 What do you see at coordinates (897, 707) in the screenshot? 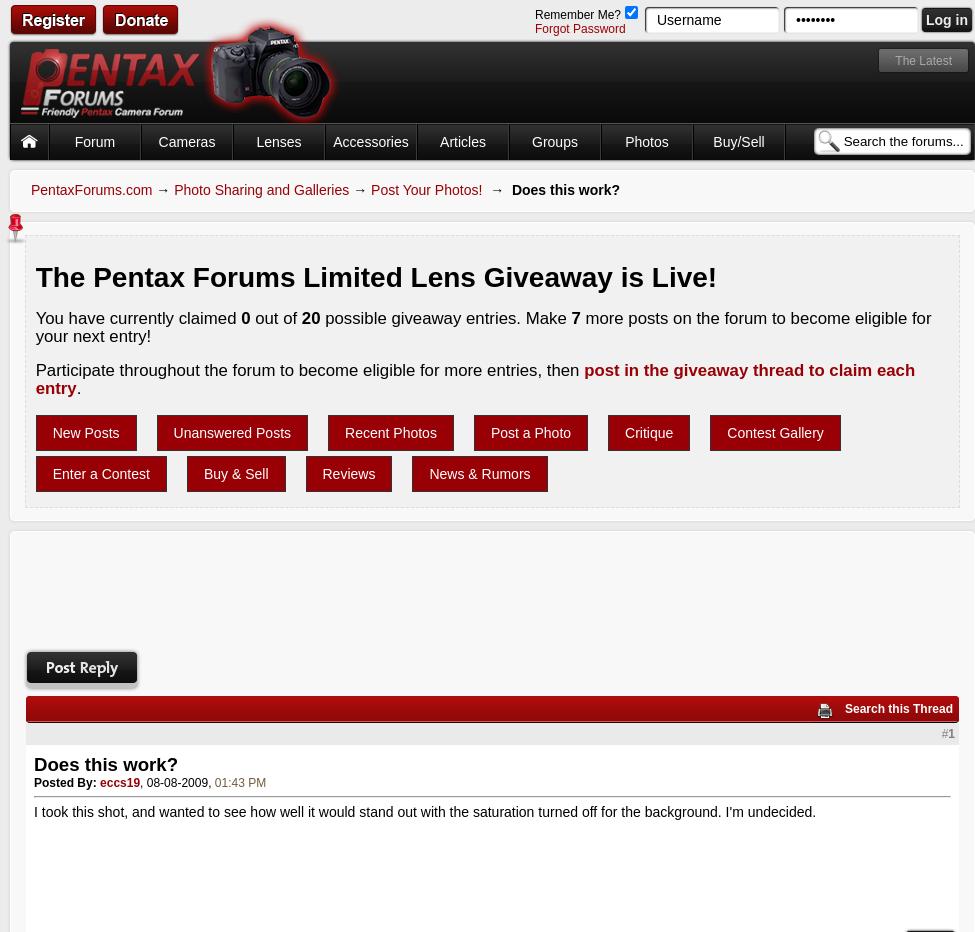
I see `'Search this Thread'` at bounding box center [897, 707].